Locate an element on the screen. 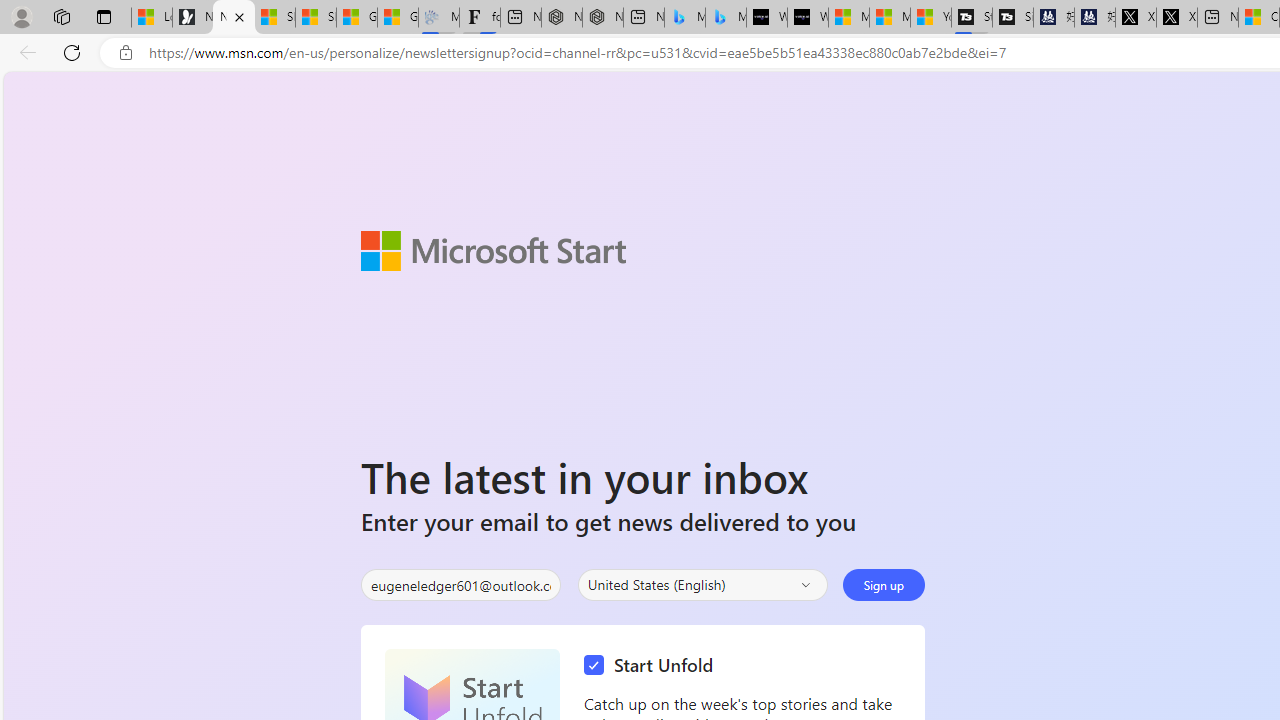 The width and height of the screenshot is (1280, 720). 'Microsoft Start' is located at coordinates (493, 249).